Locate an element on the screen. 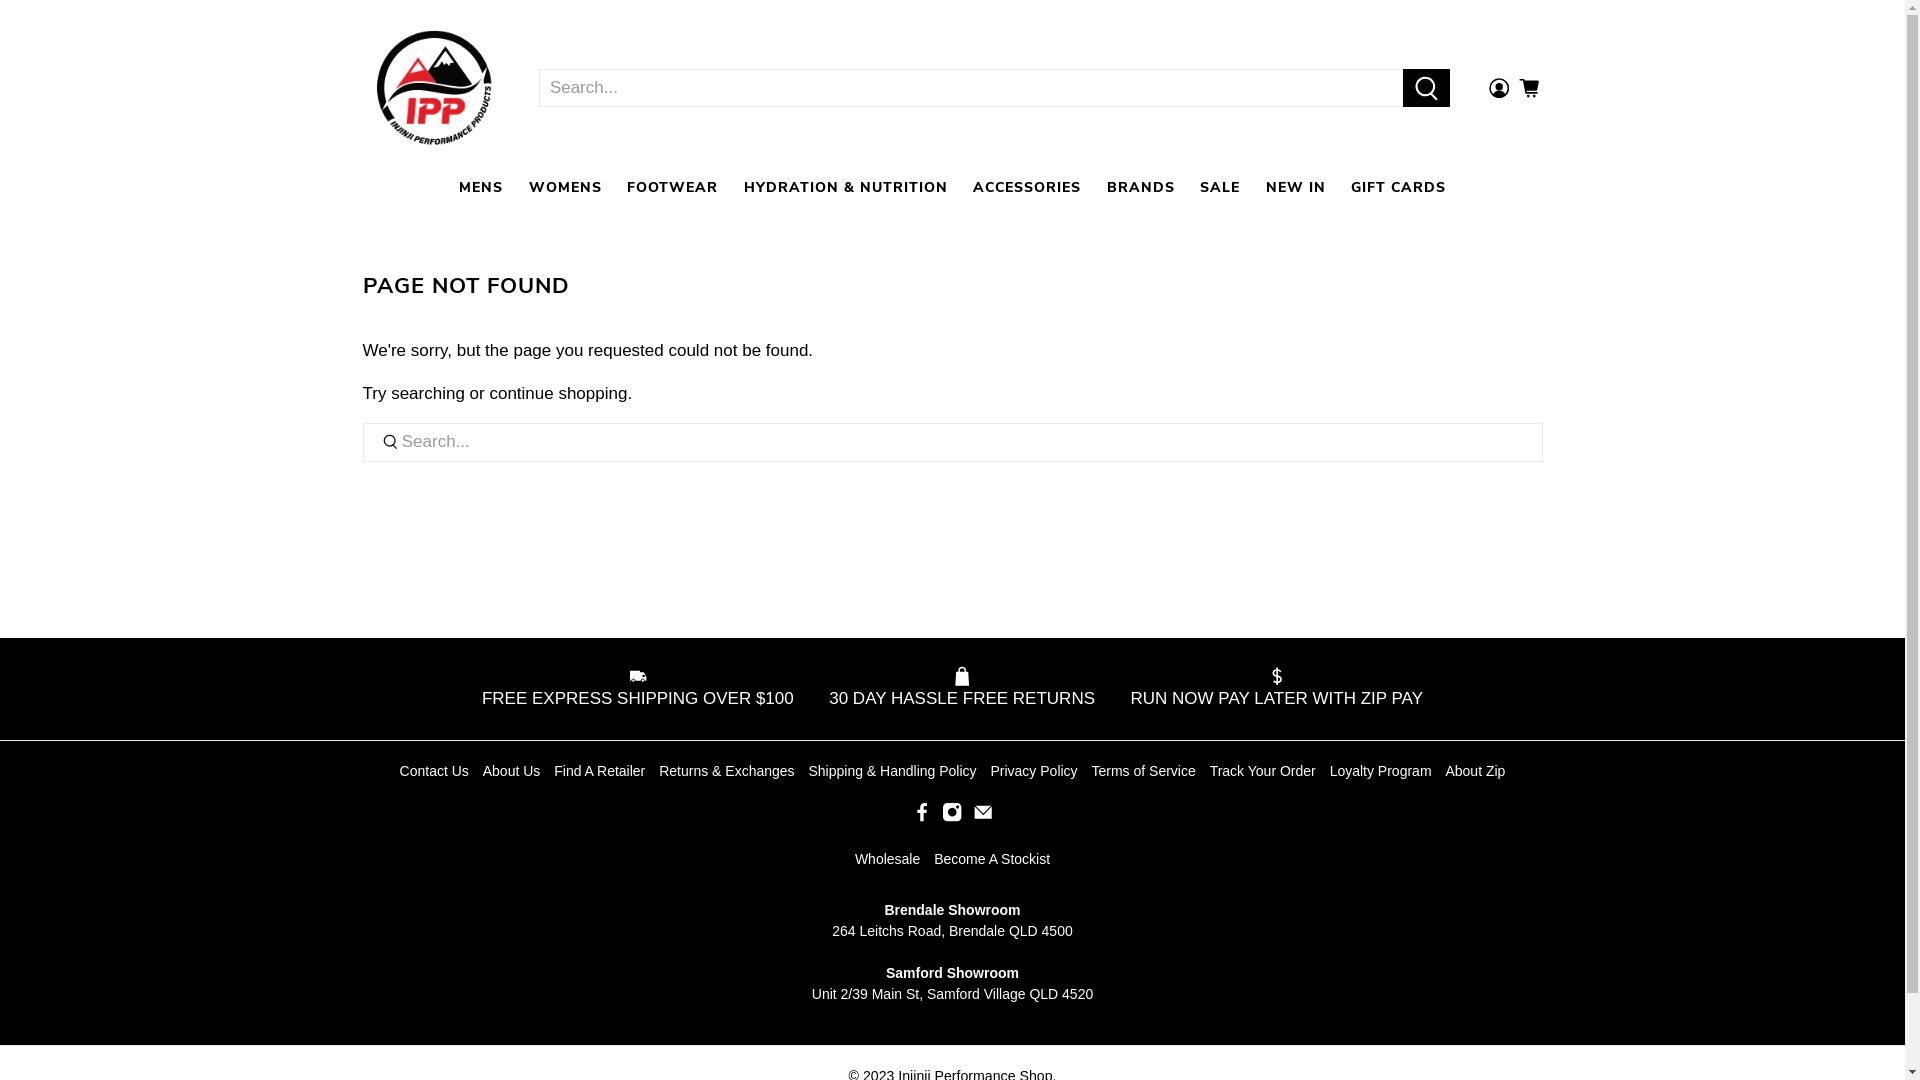 The width and height of the screenshot is (1920, 1080). 'Wholesale' is located at coordinates (886, 858).